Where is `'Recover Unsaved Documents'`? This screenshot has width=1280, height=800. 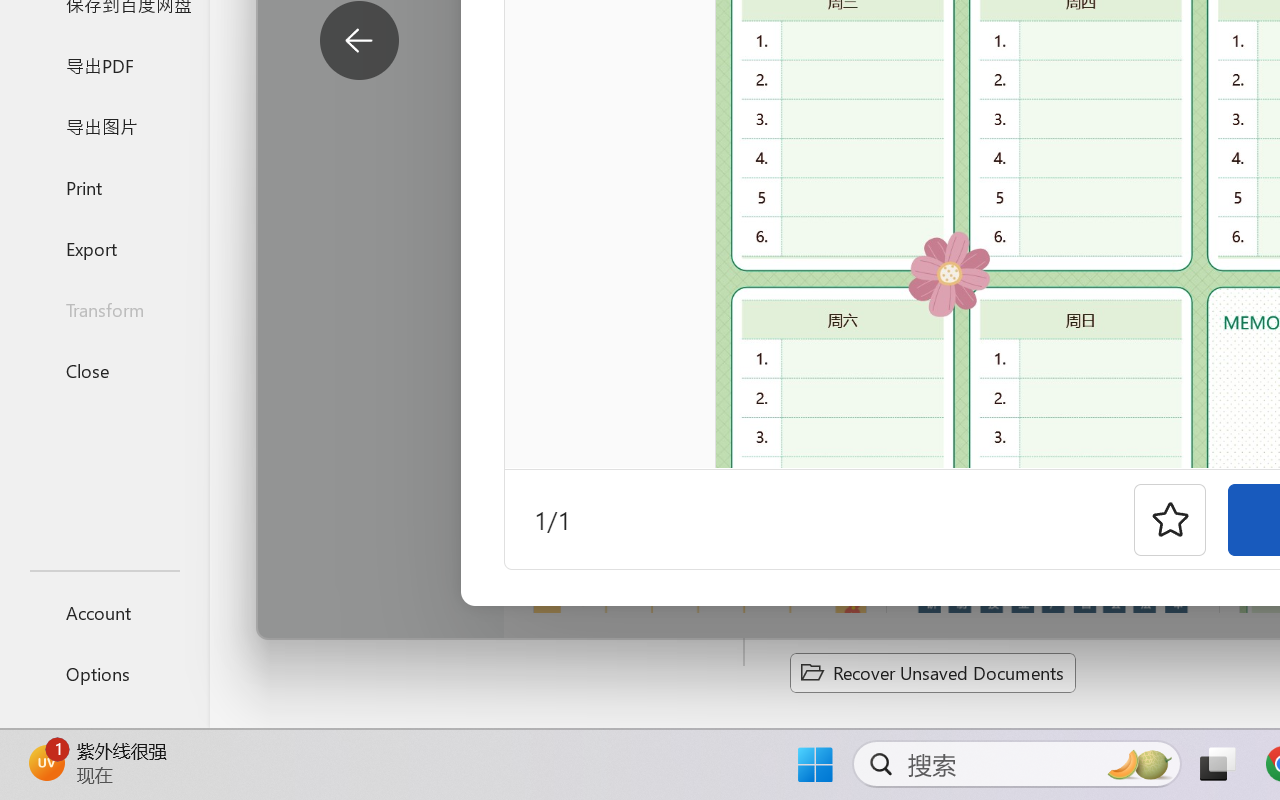 'Recover Unsaved Documents' is located at coordinates (932, 672).